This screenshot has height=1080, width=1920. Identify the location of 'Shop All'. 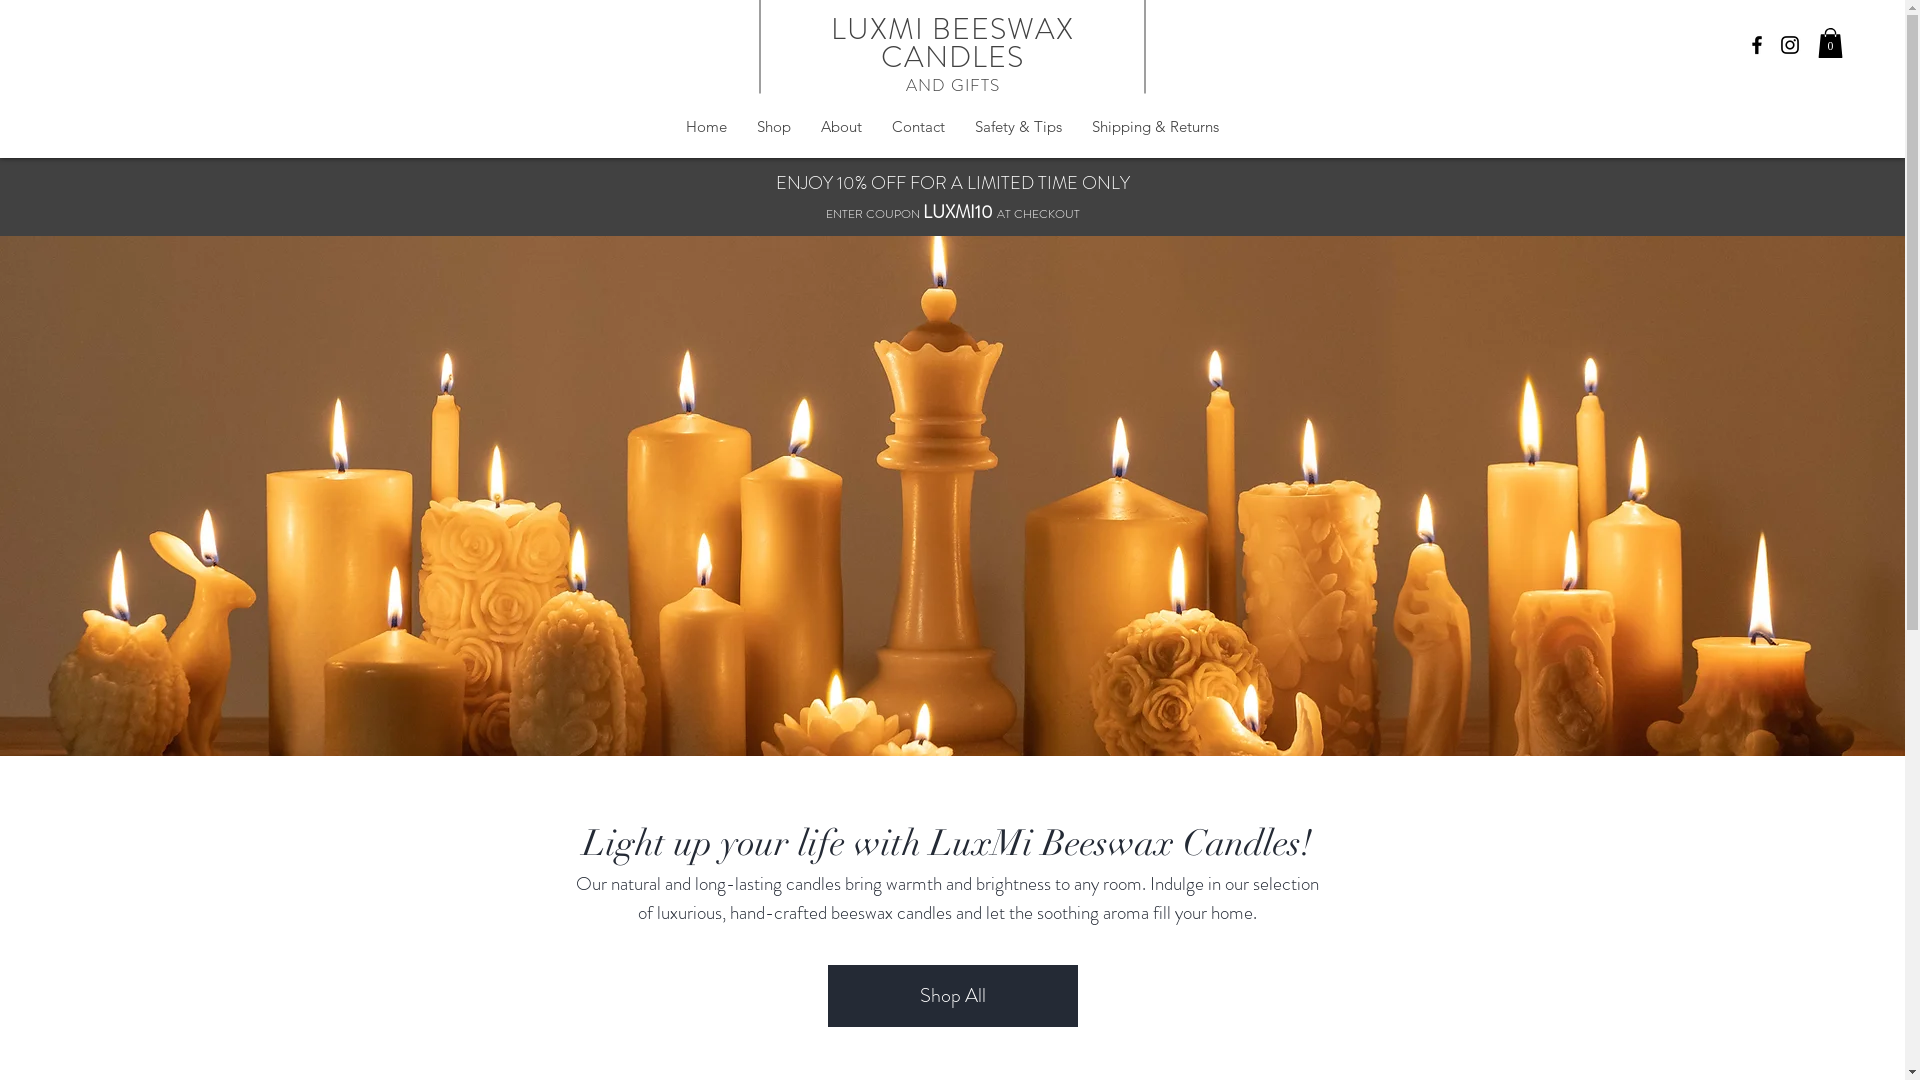
(952, 995).